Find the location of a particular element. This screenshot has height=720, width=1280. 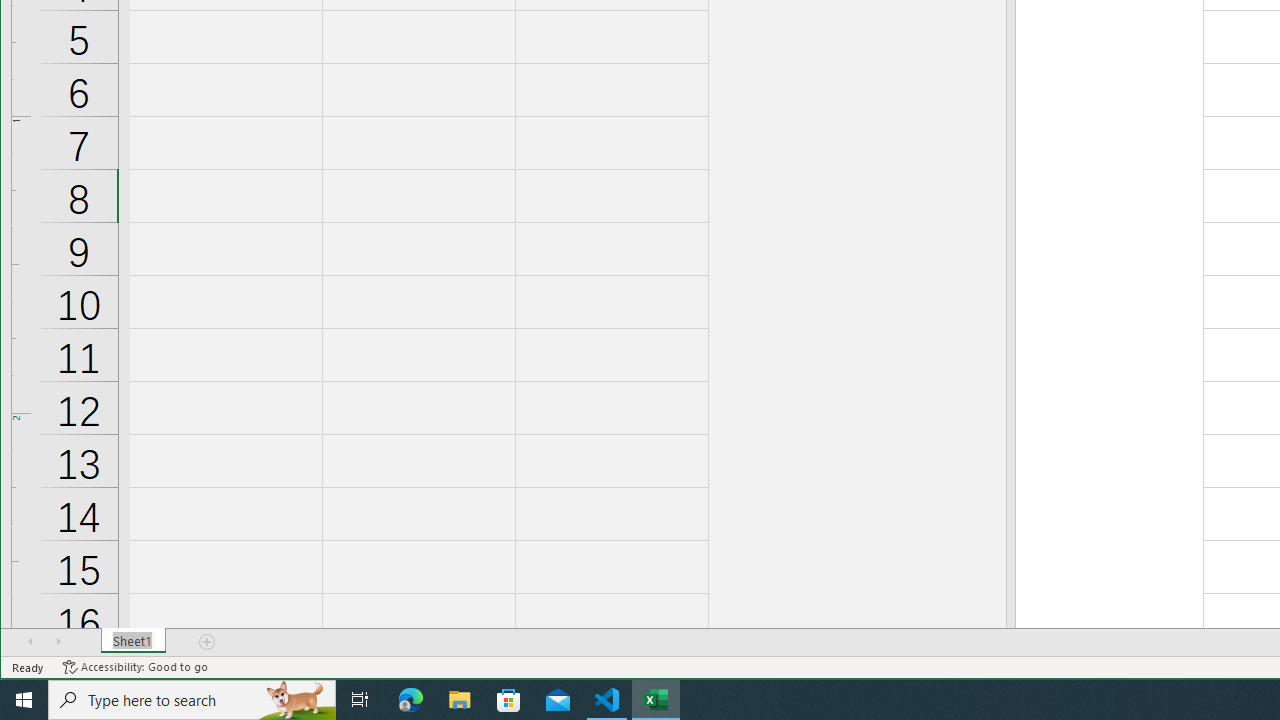

'Visual Studio Code - 1 running window' is located at coordinates (606, 698).